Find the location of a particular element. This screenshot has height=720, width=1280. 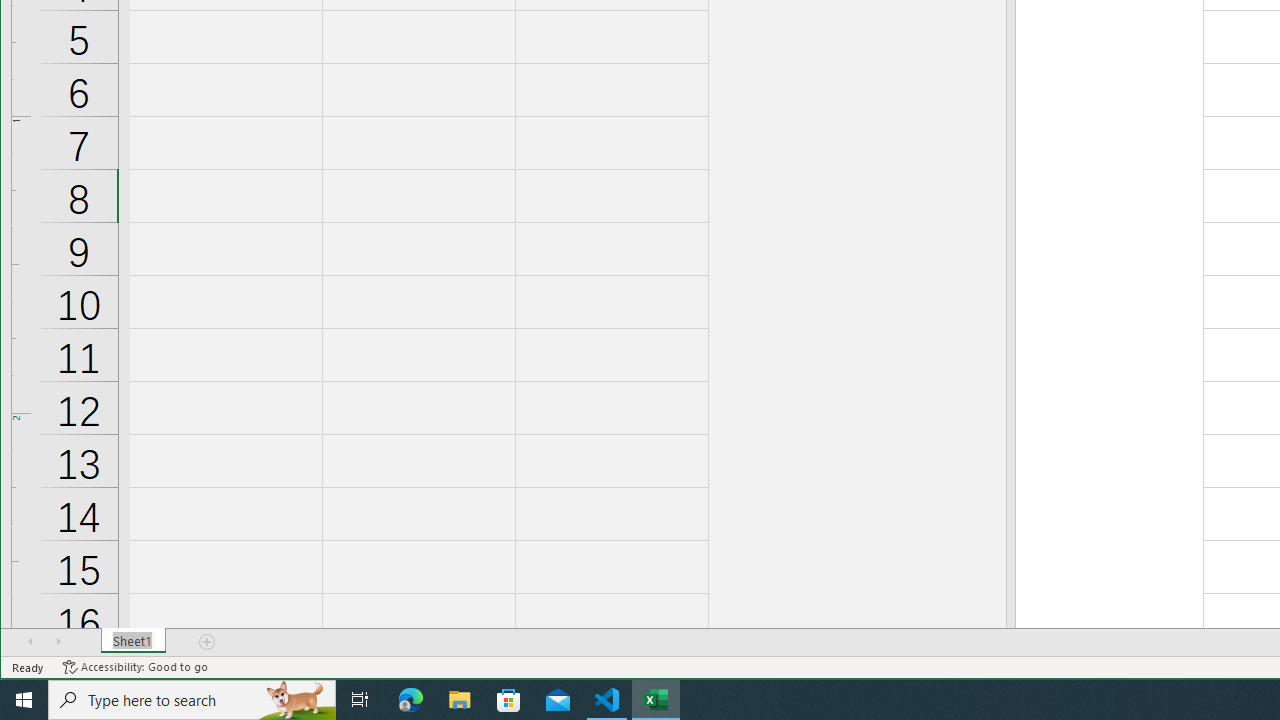

'Visual Studio Code - 1 running window' is located at coordinates (606, 698).